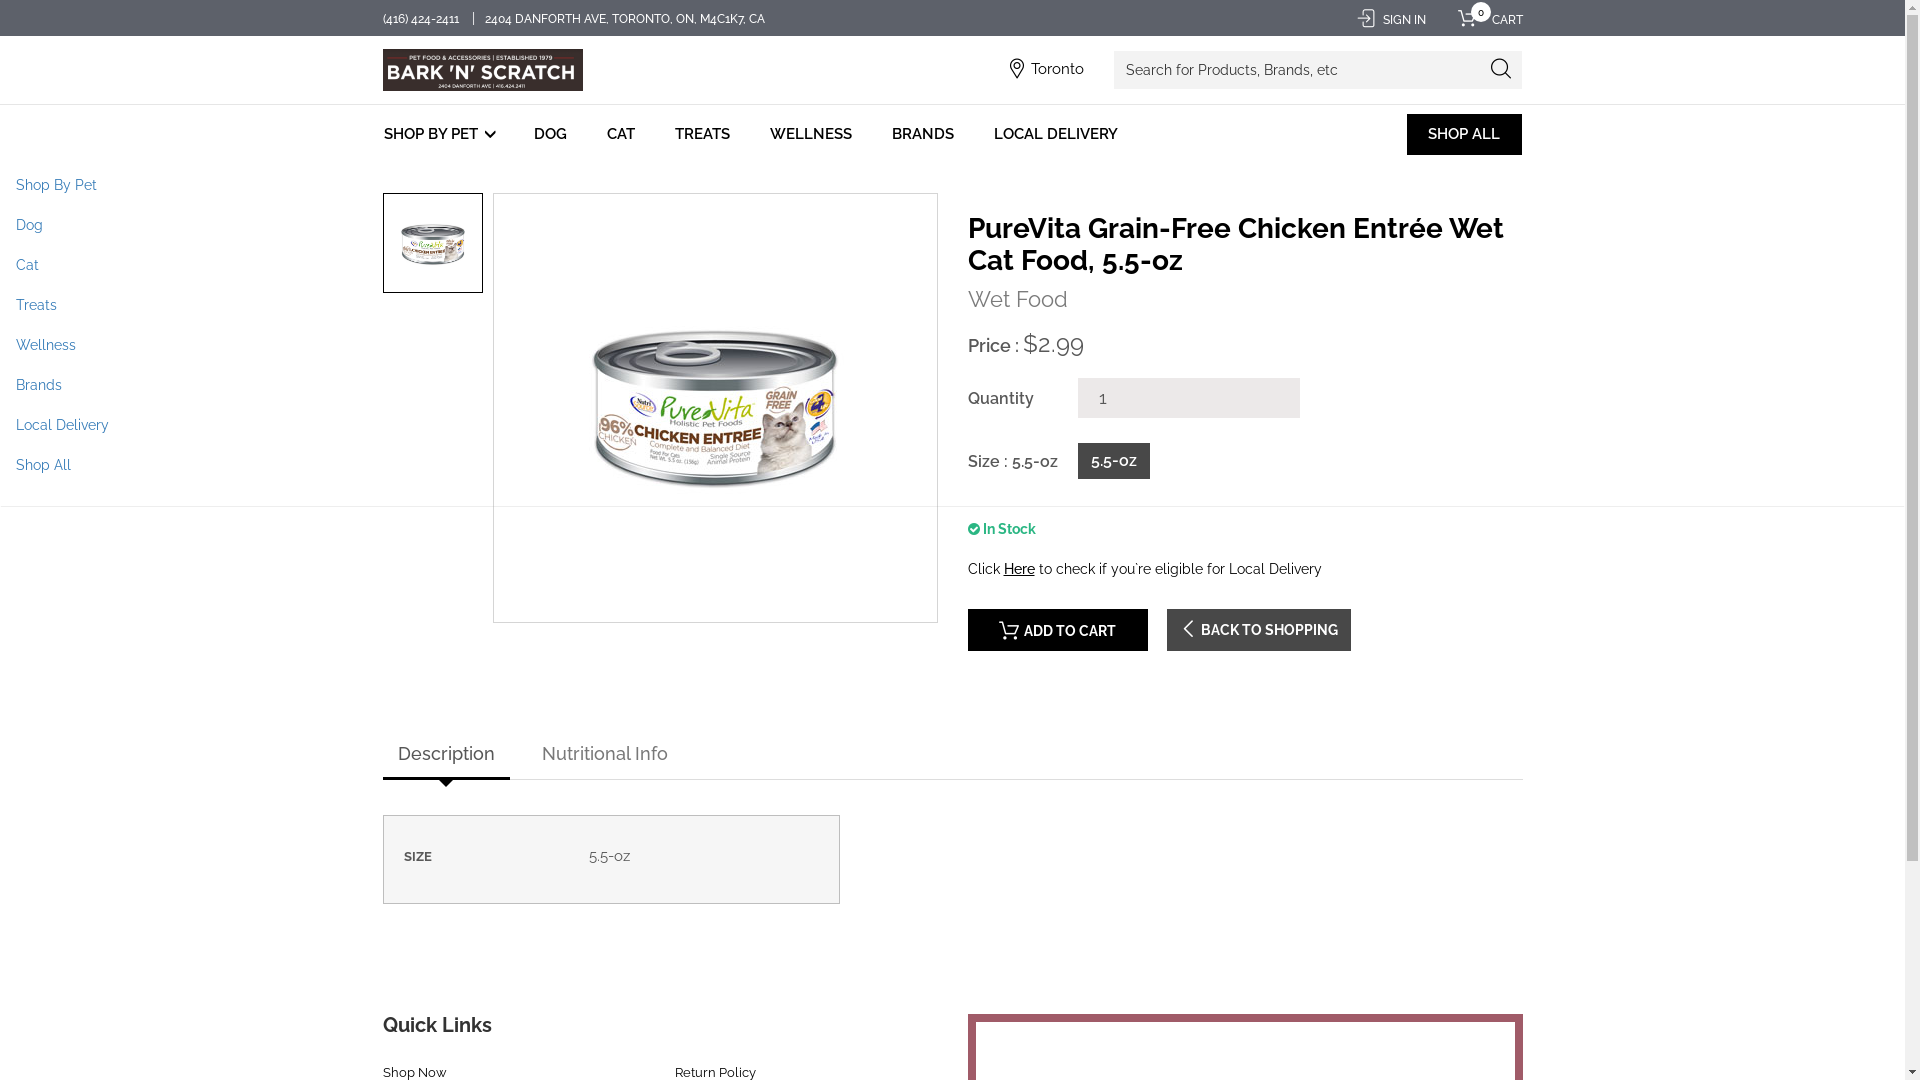  What do you see at coordinates (0, 185) in the screenshot?
I see `'Shop By Pet'` at bounding box center [0, 185].